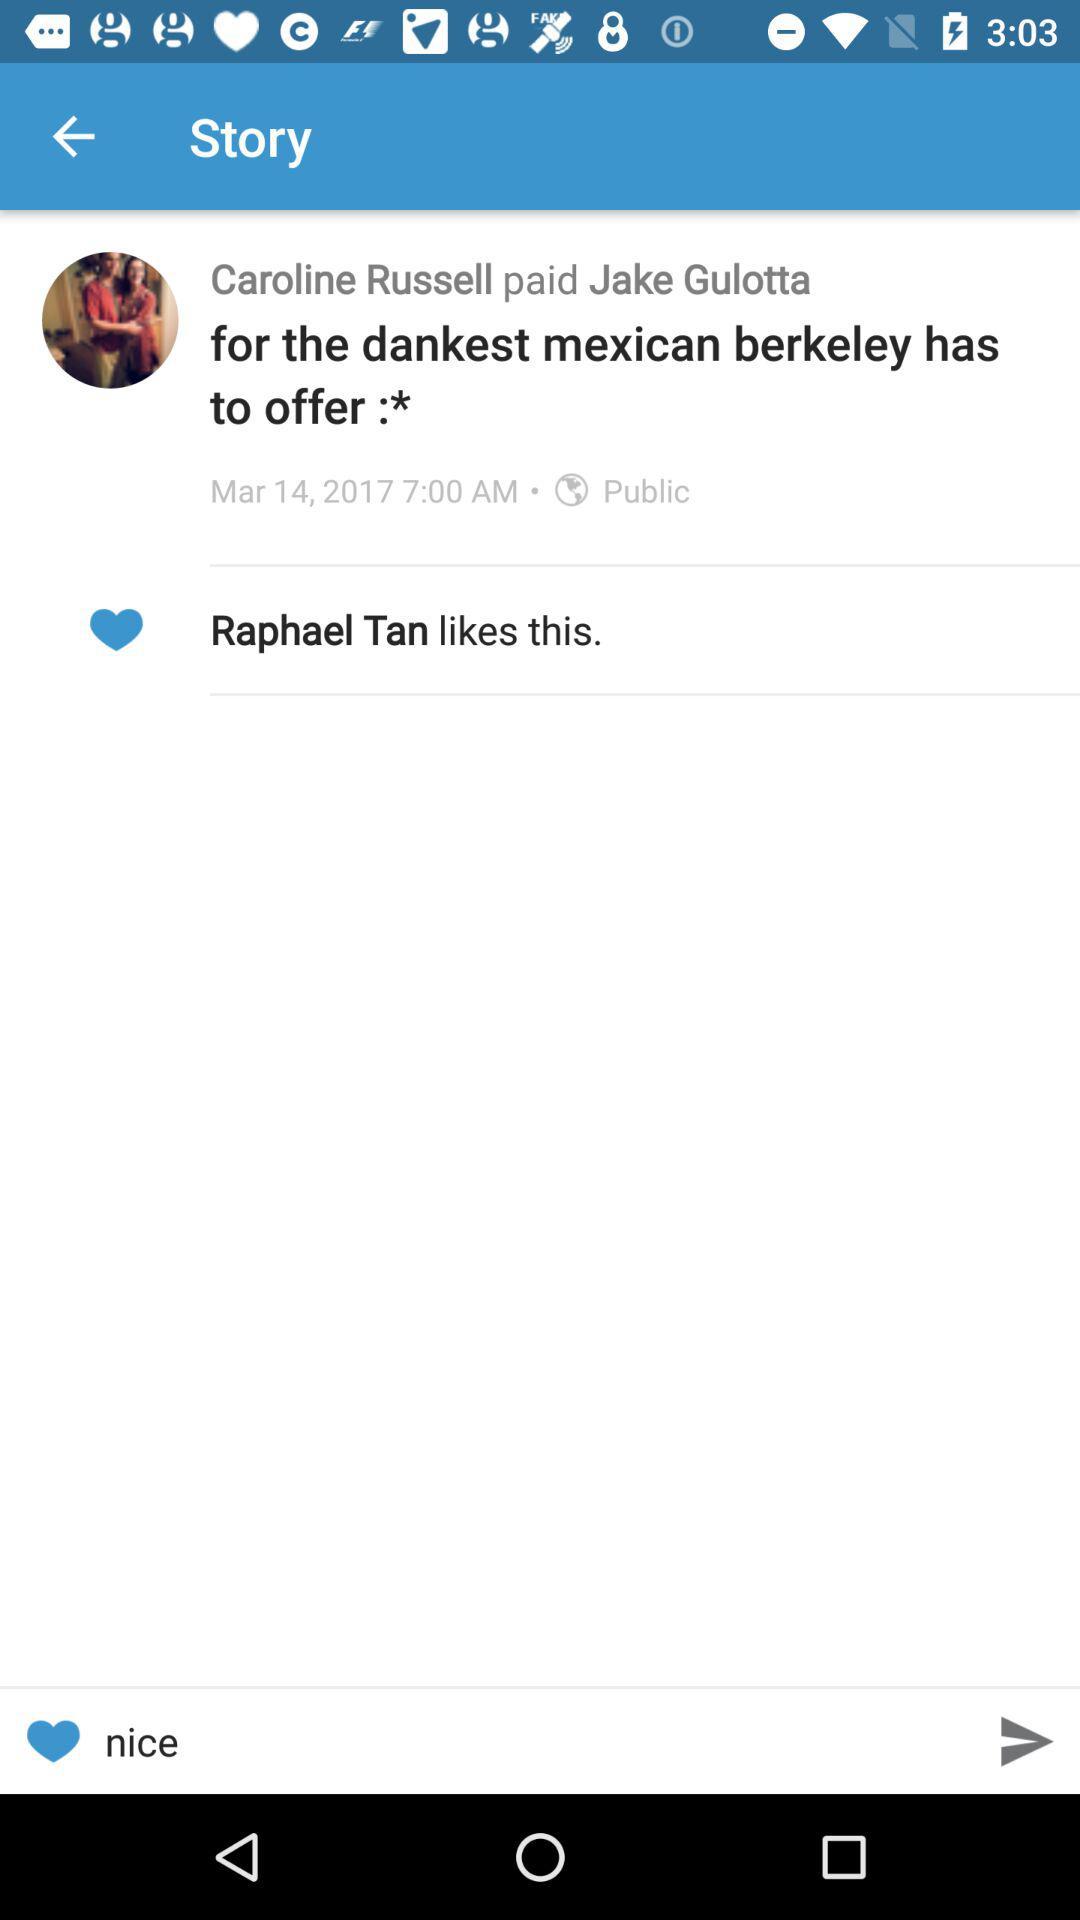  Describe the element at coordinates (623, 628) in the screenshot. I see `raphael tan likes item` at that location.